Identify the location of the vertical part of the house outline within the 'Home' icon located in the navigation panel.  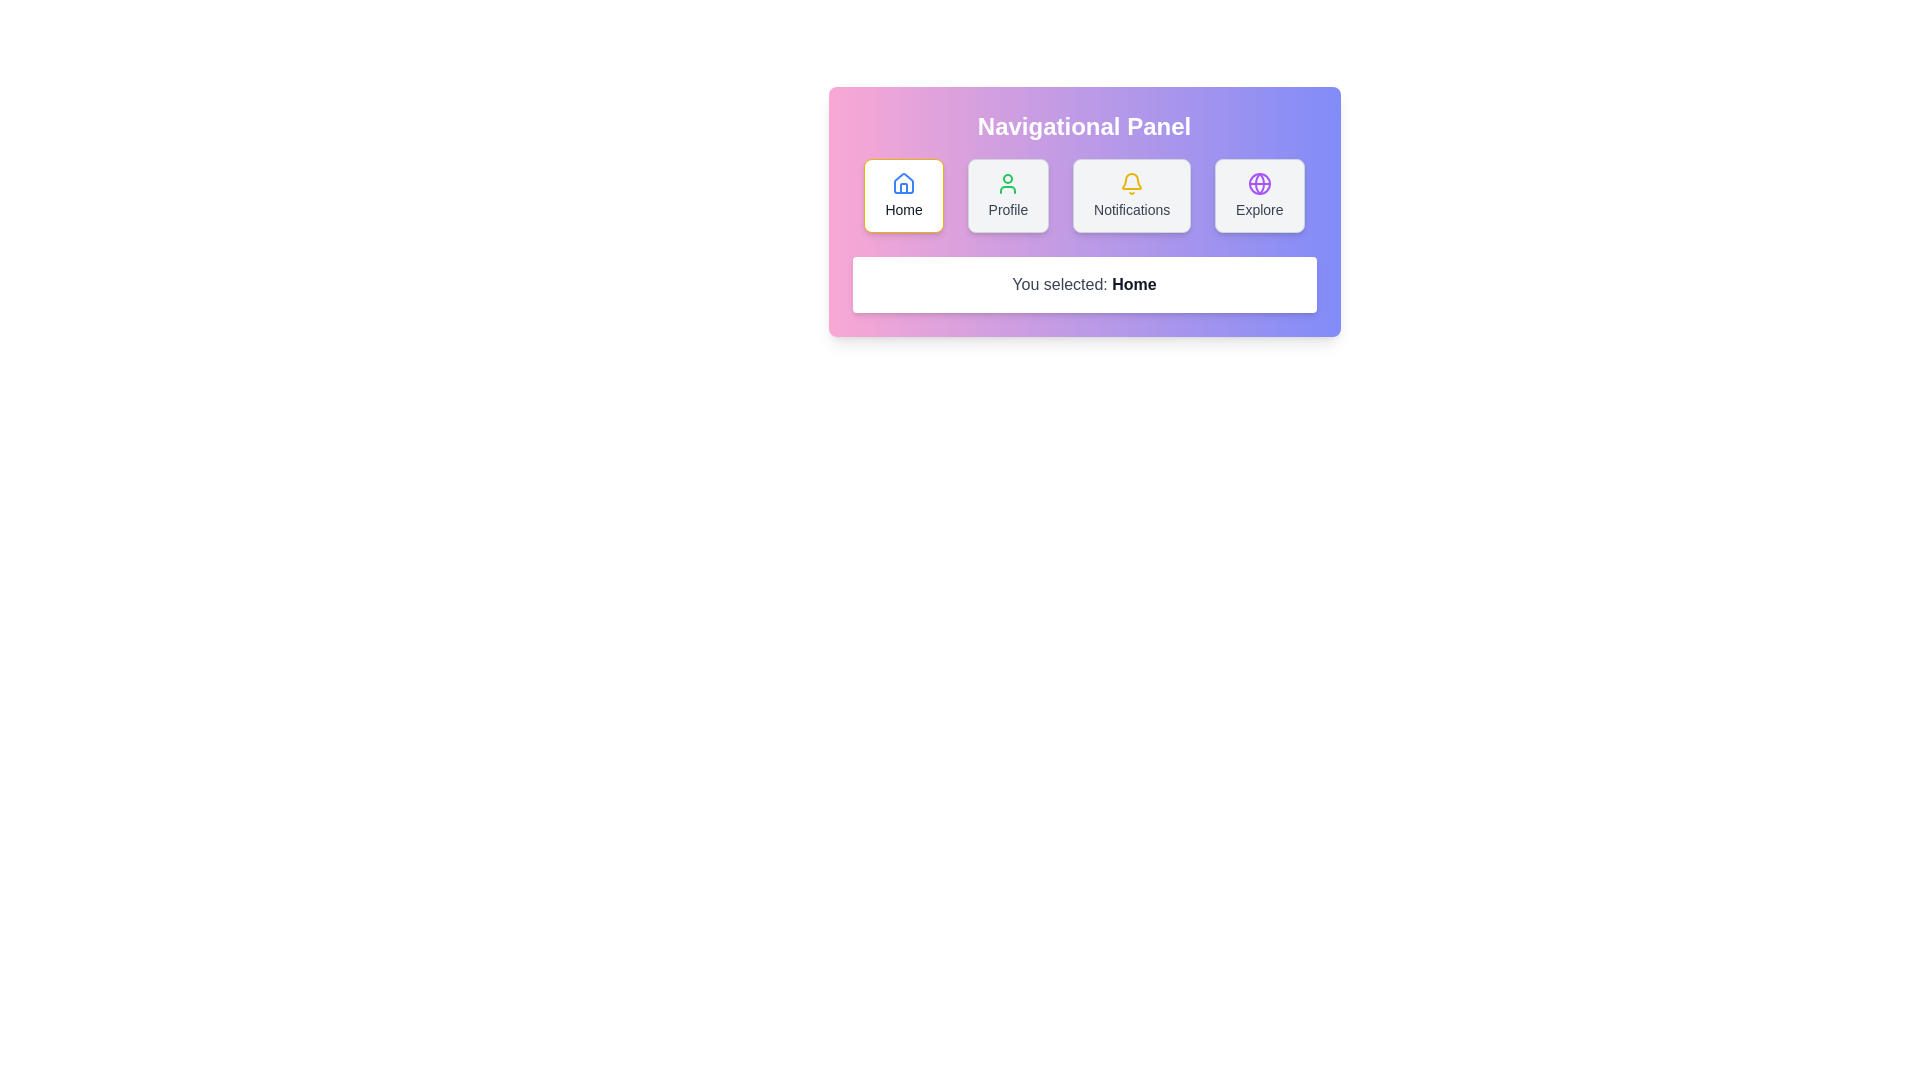
(903, 188).